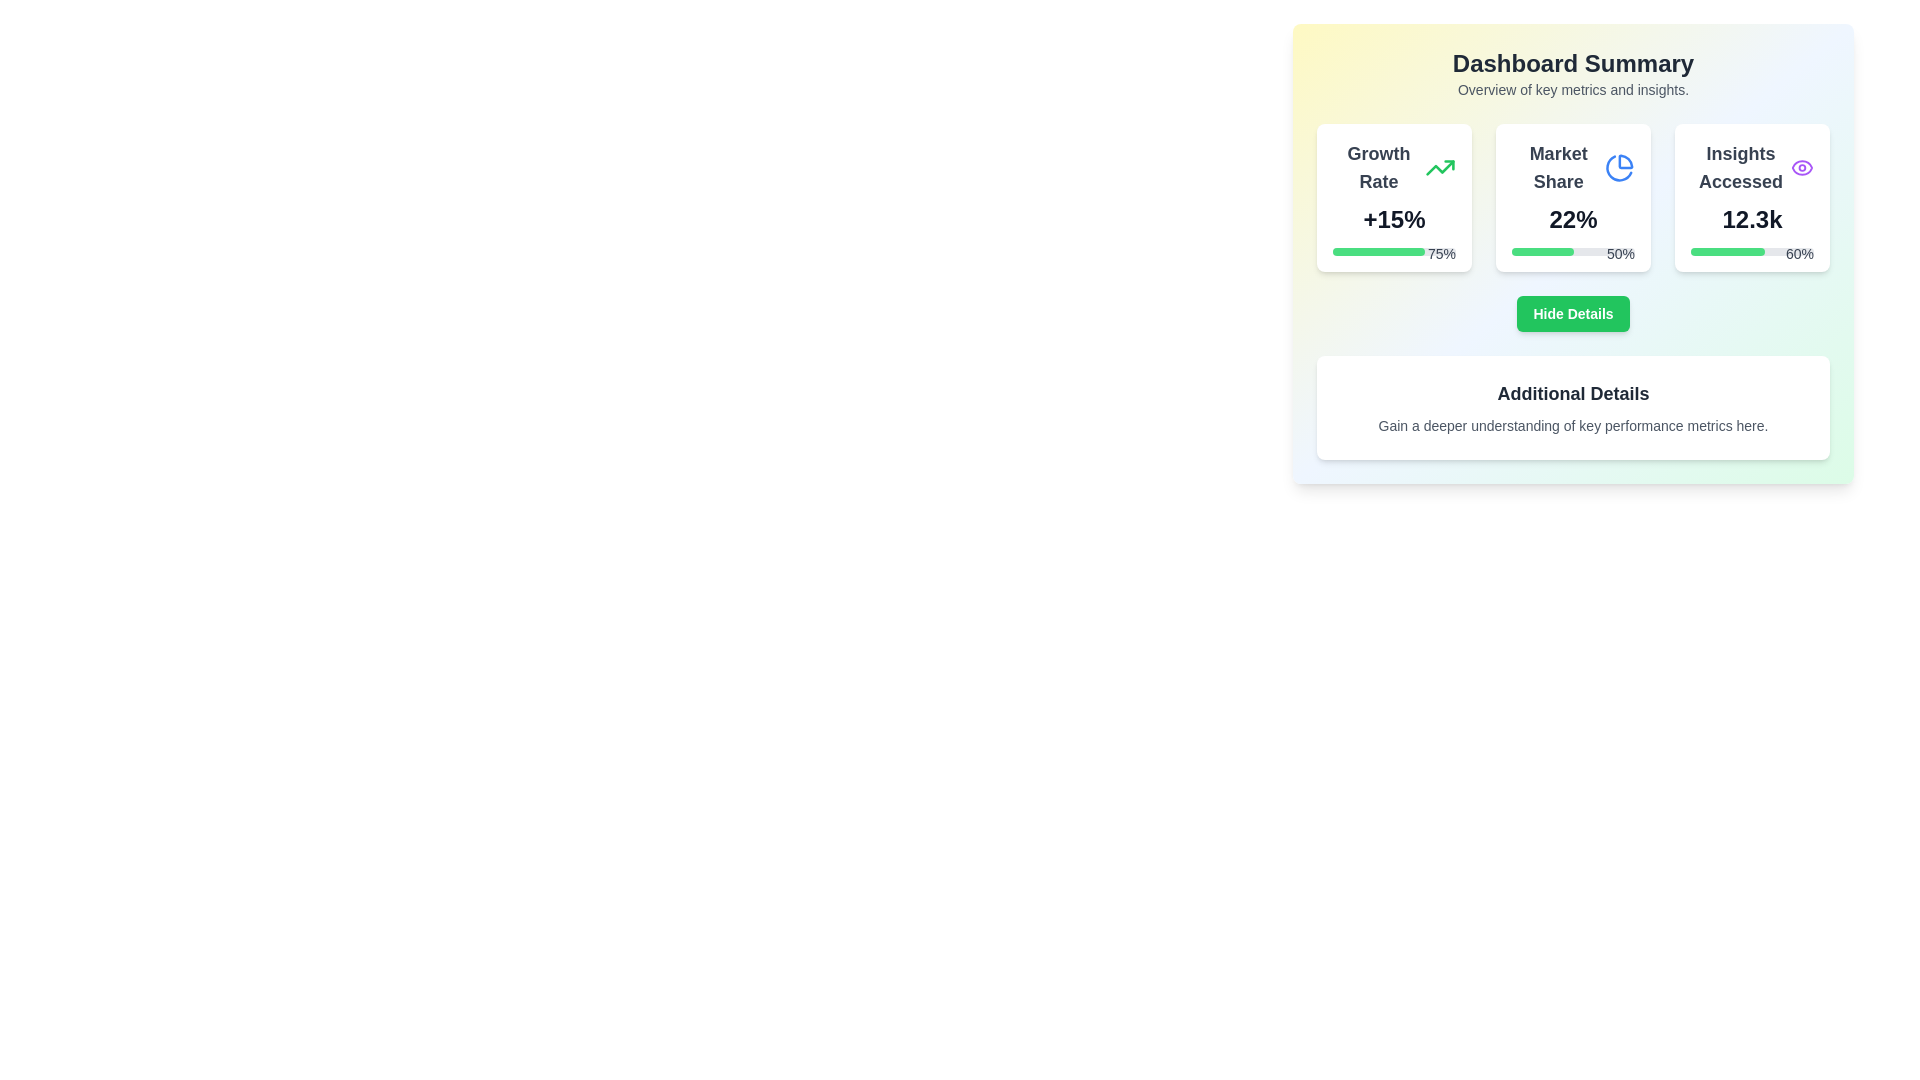  Describe the element at coordinates (1572, 250) in the screenshot. I see `the progress bar with a green segment and the '50%' text label located` at that location.